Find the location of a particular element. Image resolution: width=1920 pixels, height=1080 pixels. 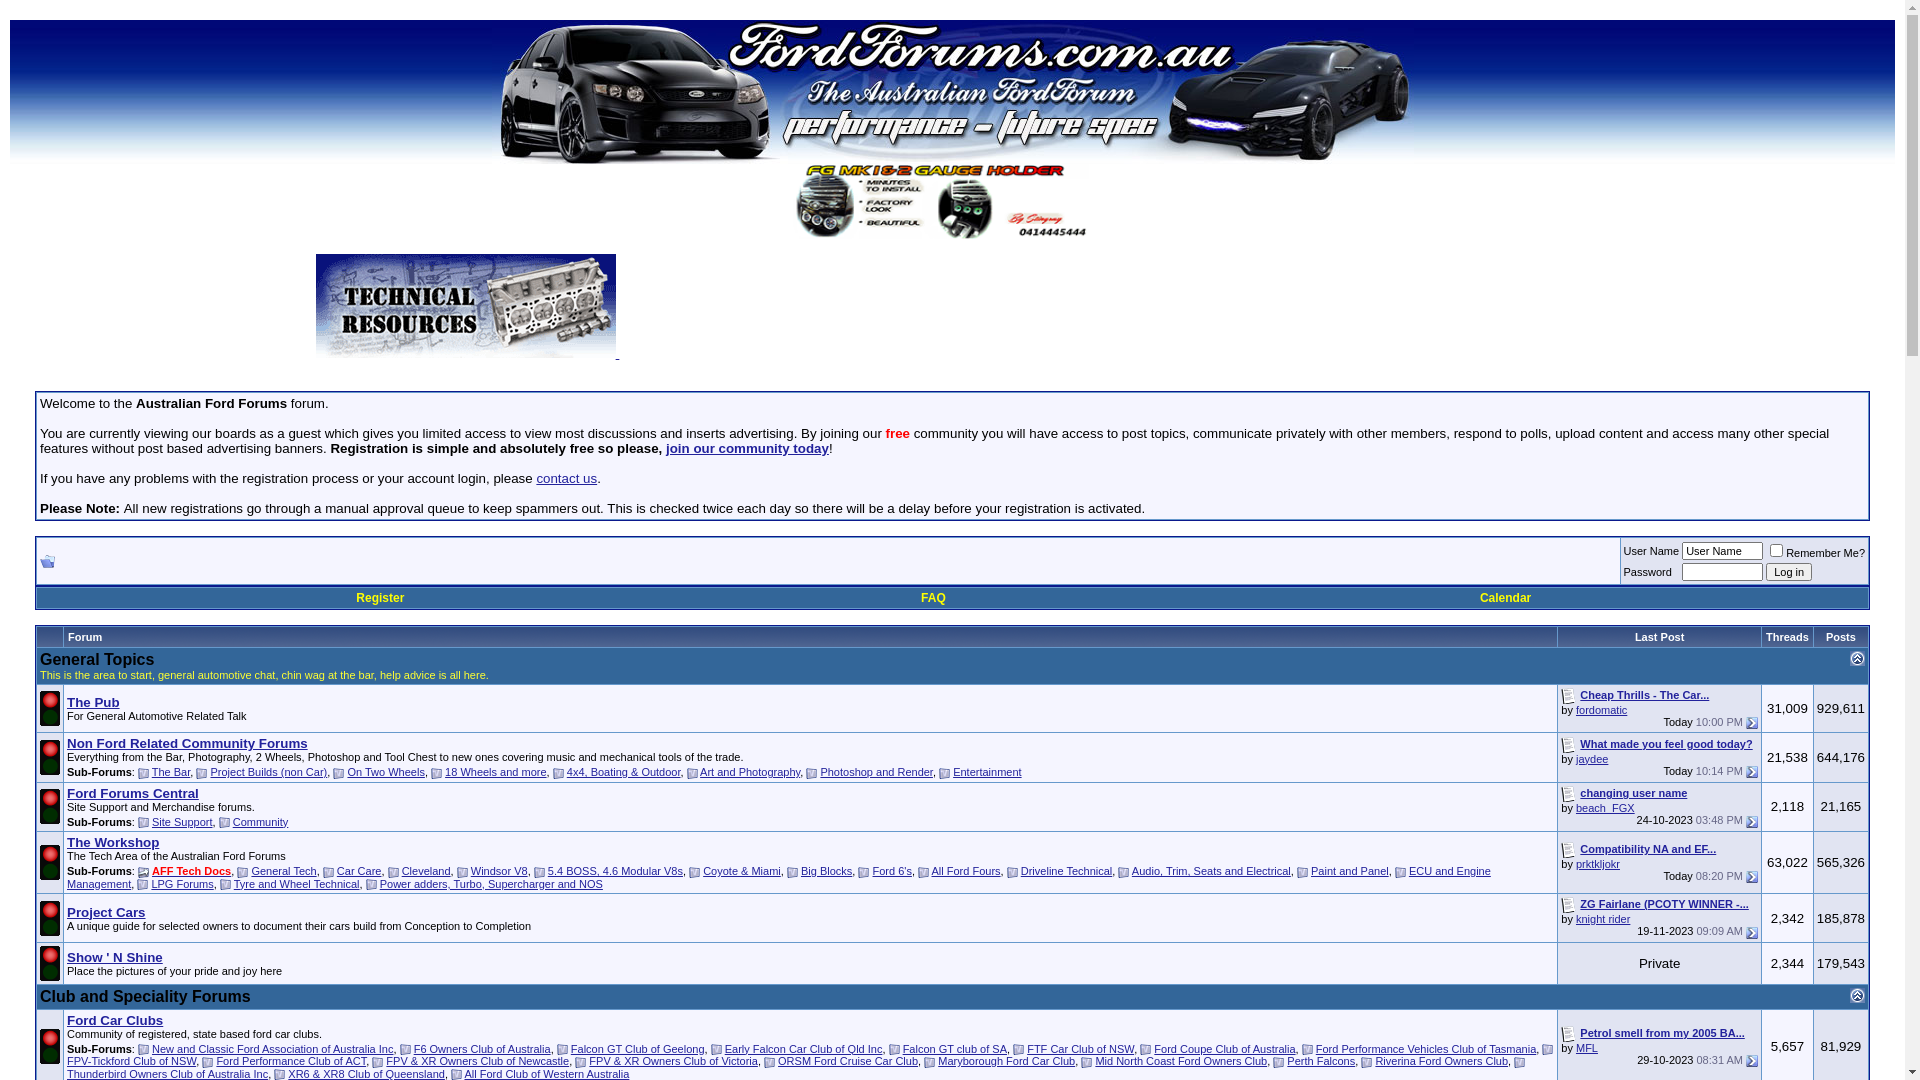

'Ford Performance Vehicles Club of Tasmania' is located at coordinates (1425, 1048).